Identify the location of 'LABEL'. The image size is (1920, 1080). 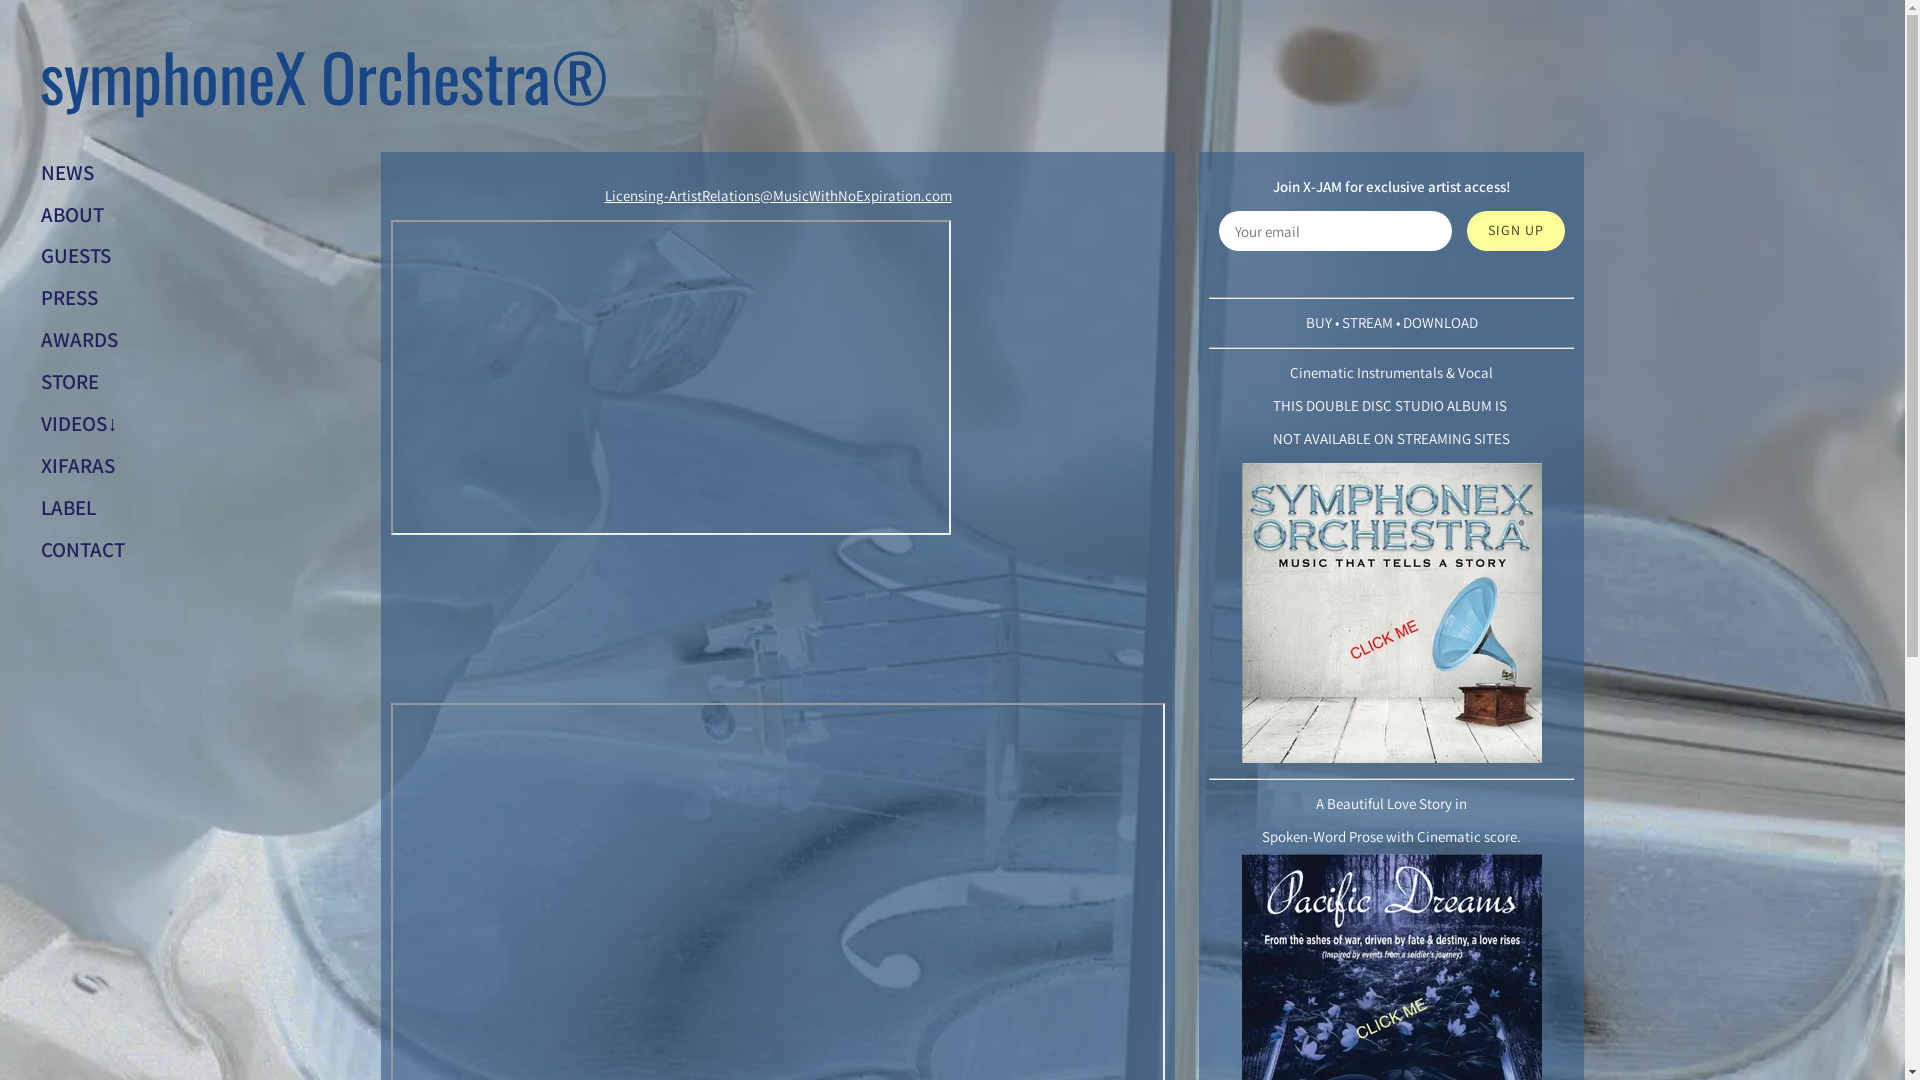
(68, 506).